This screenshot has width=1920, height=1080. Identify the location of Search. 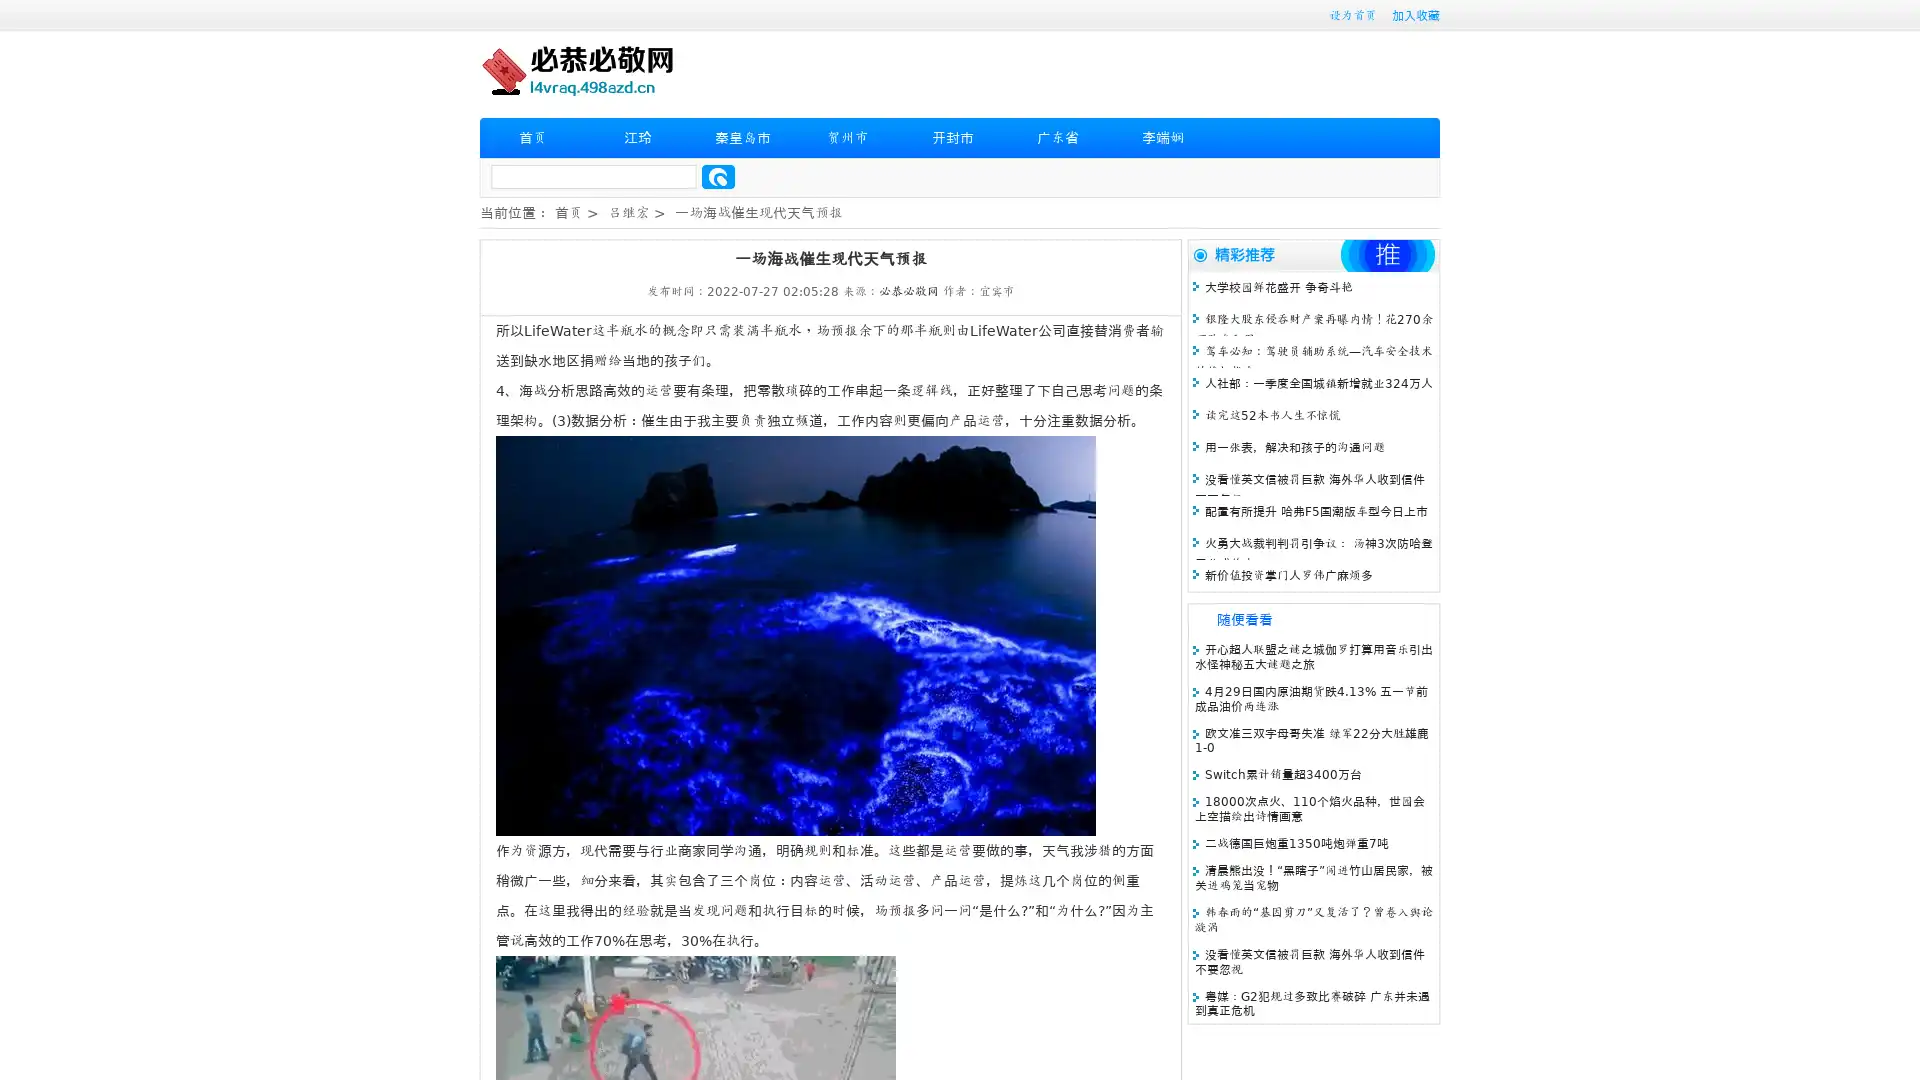
(718, 176).